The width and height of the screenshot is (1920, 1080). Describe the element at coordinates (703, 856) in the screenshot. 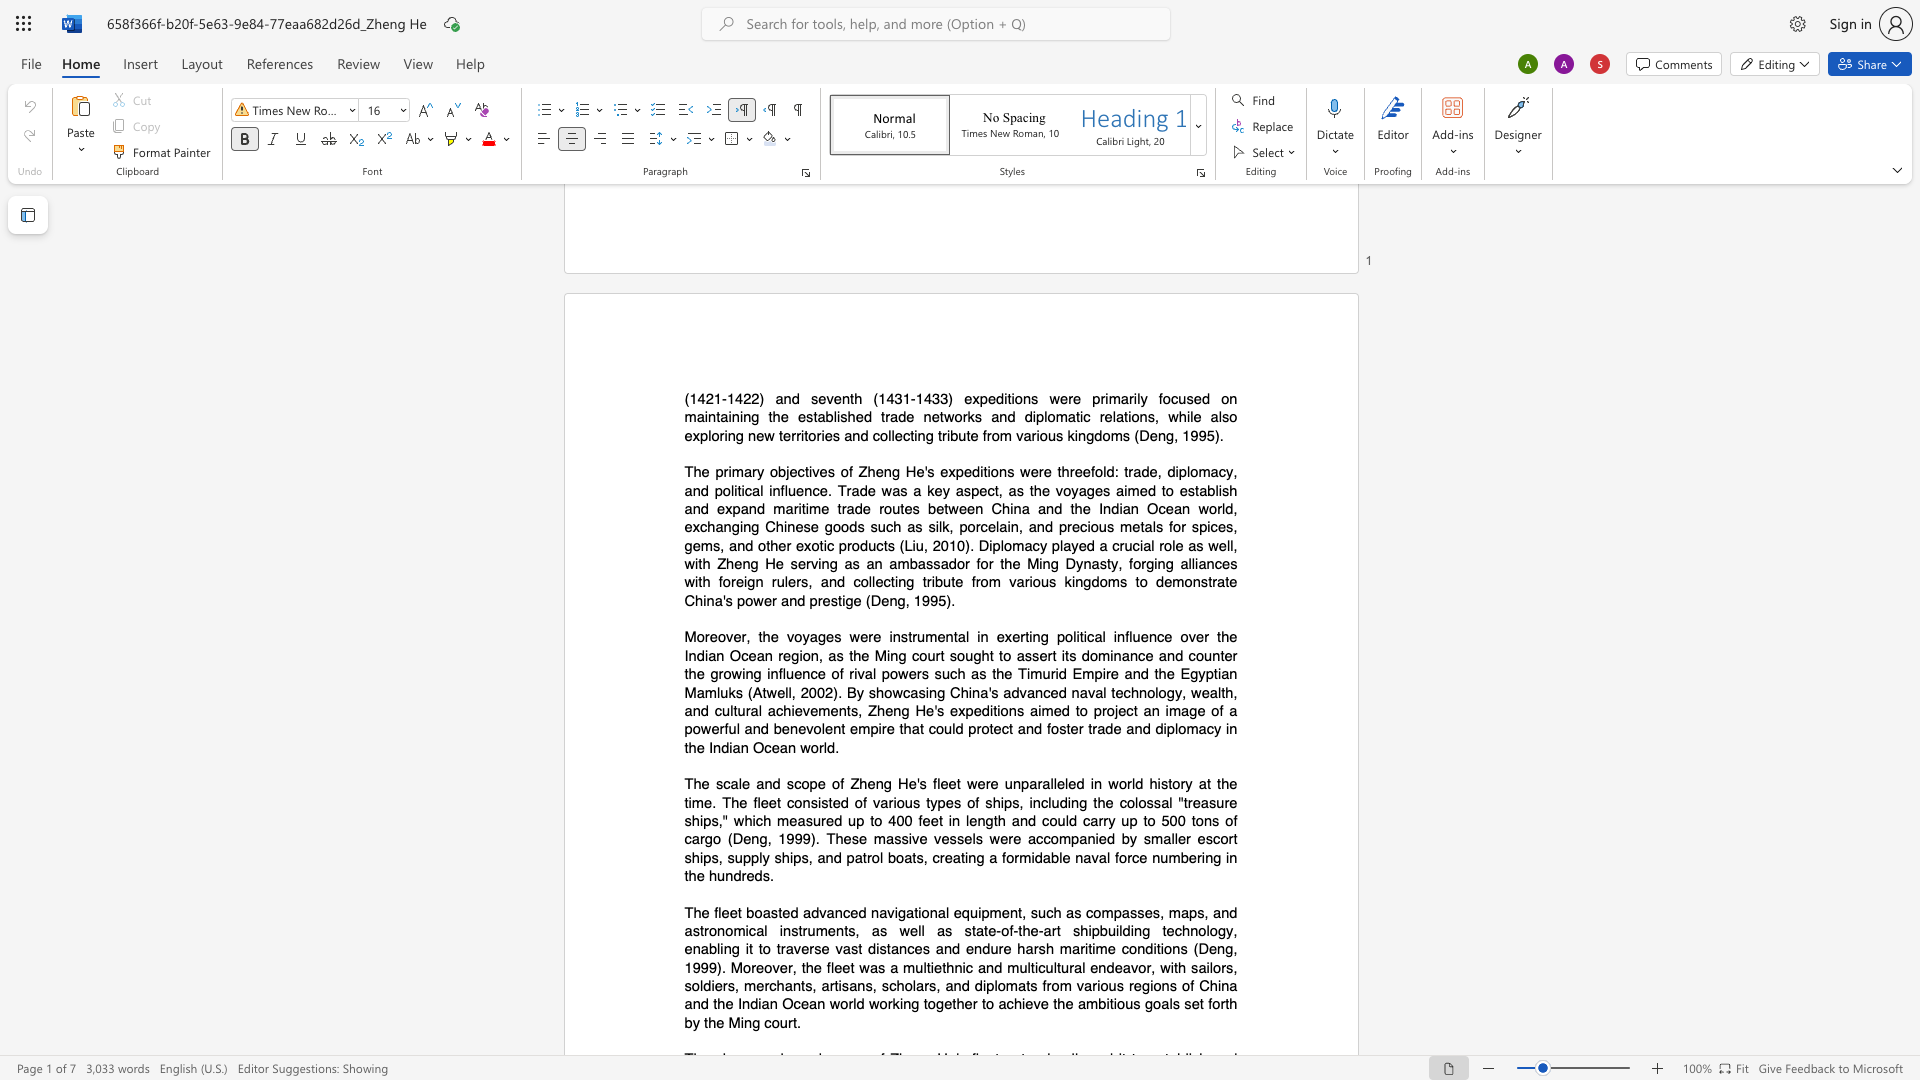

I see `the subset text "ps, supply ships, and patrol" within the text "of ships, including the colossal"` at that location.